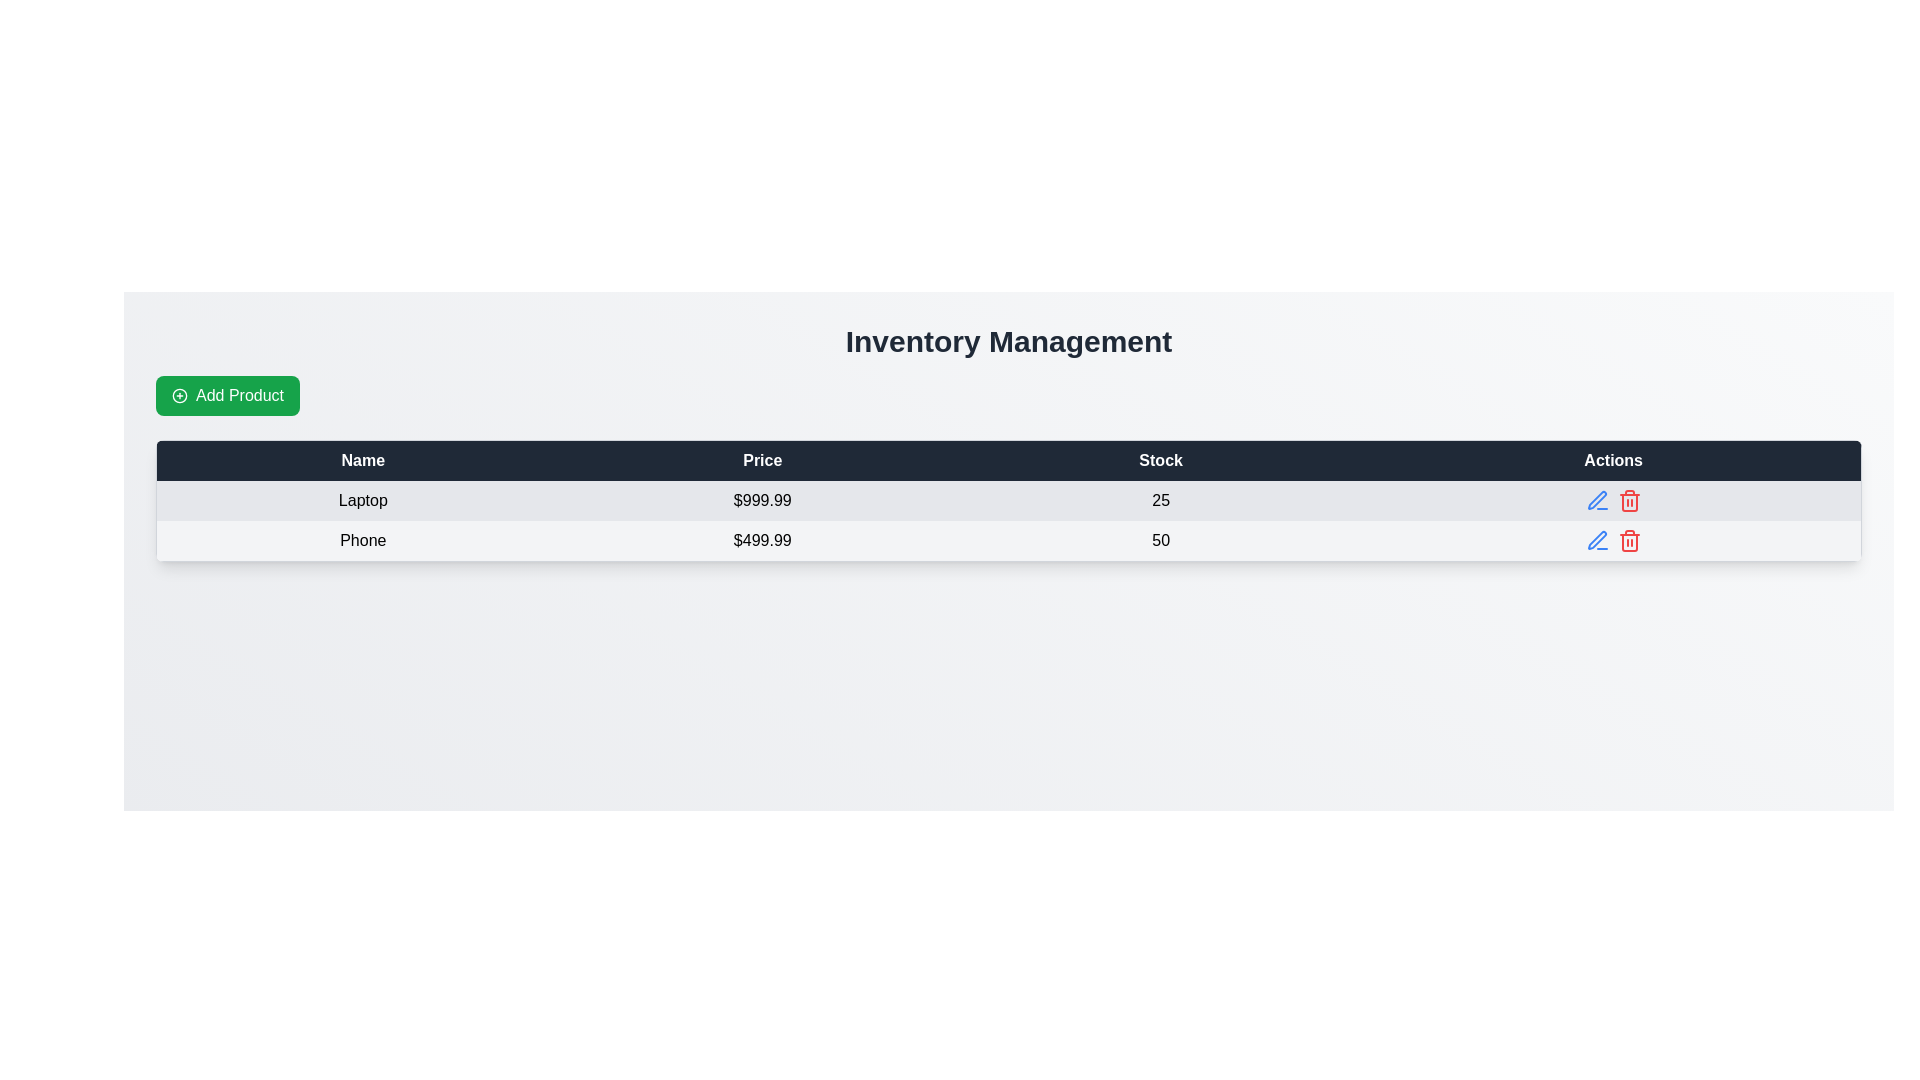 The height and width of the screenshot is (1080, 1920). I want to click on the edit button located in the first row of the table under the 'Actions' column, so click(1596, 500).